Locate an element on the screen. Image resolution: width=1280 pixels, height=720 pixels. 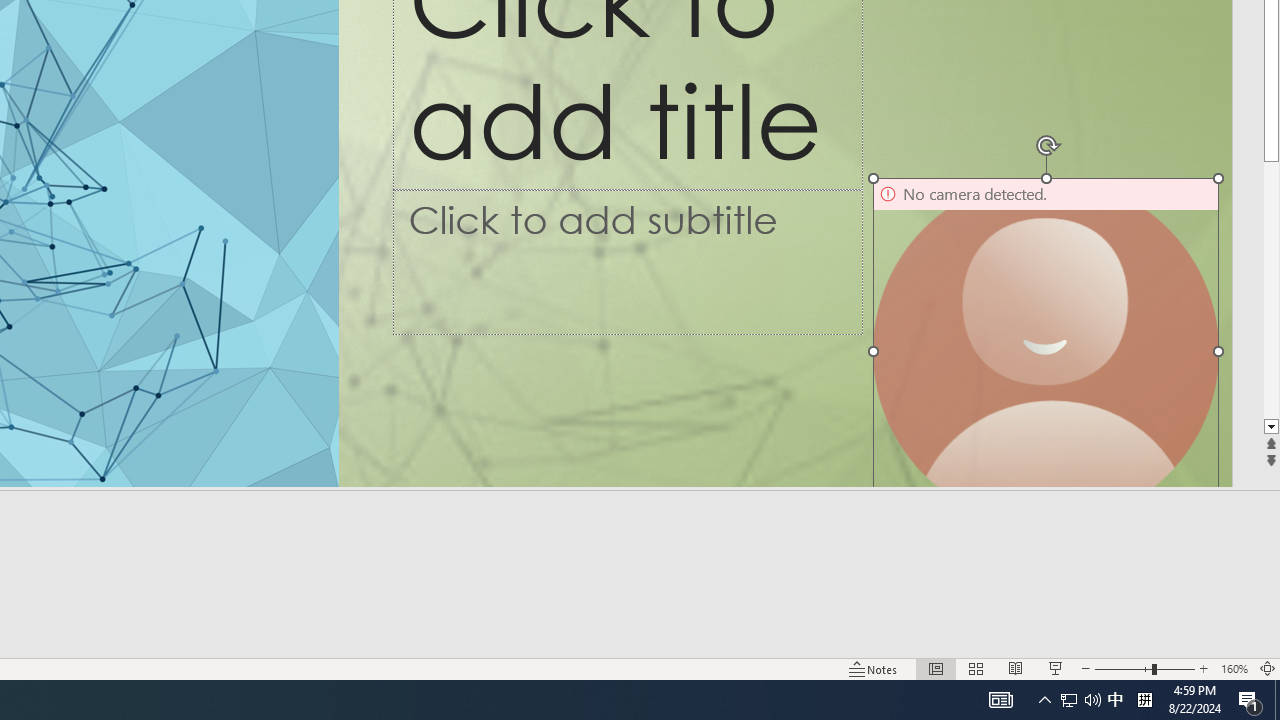
'Zoom 160%' is located at coordinates (1233, 669).